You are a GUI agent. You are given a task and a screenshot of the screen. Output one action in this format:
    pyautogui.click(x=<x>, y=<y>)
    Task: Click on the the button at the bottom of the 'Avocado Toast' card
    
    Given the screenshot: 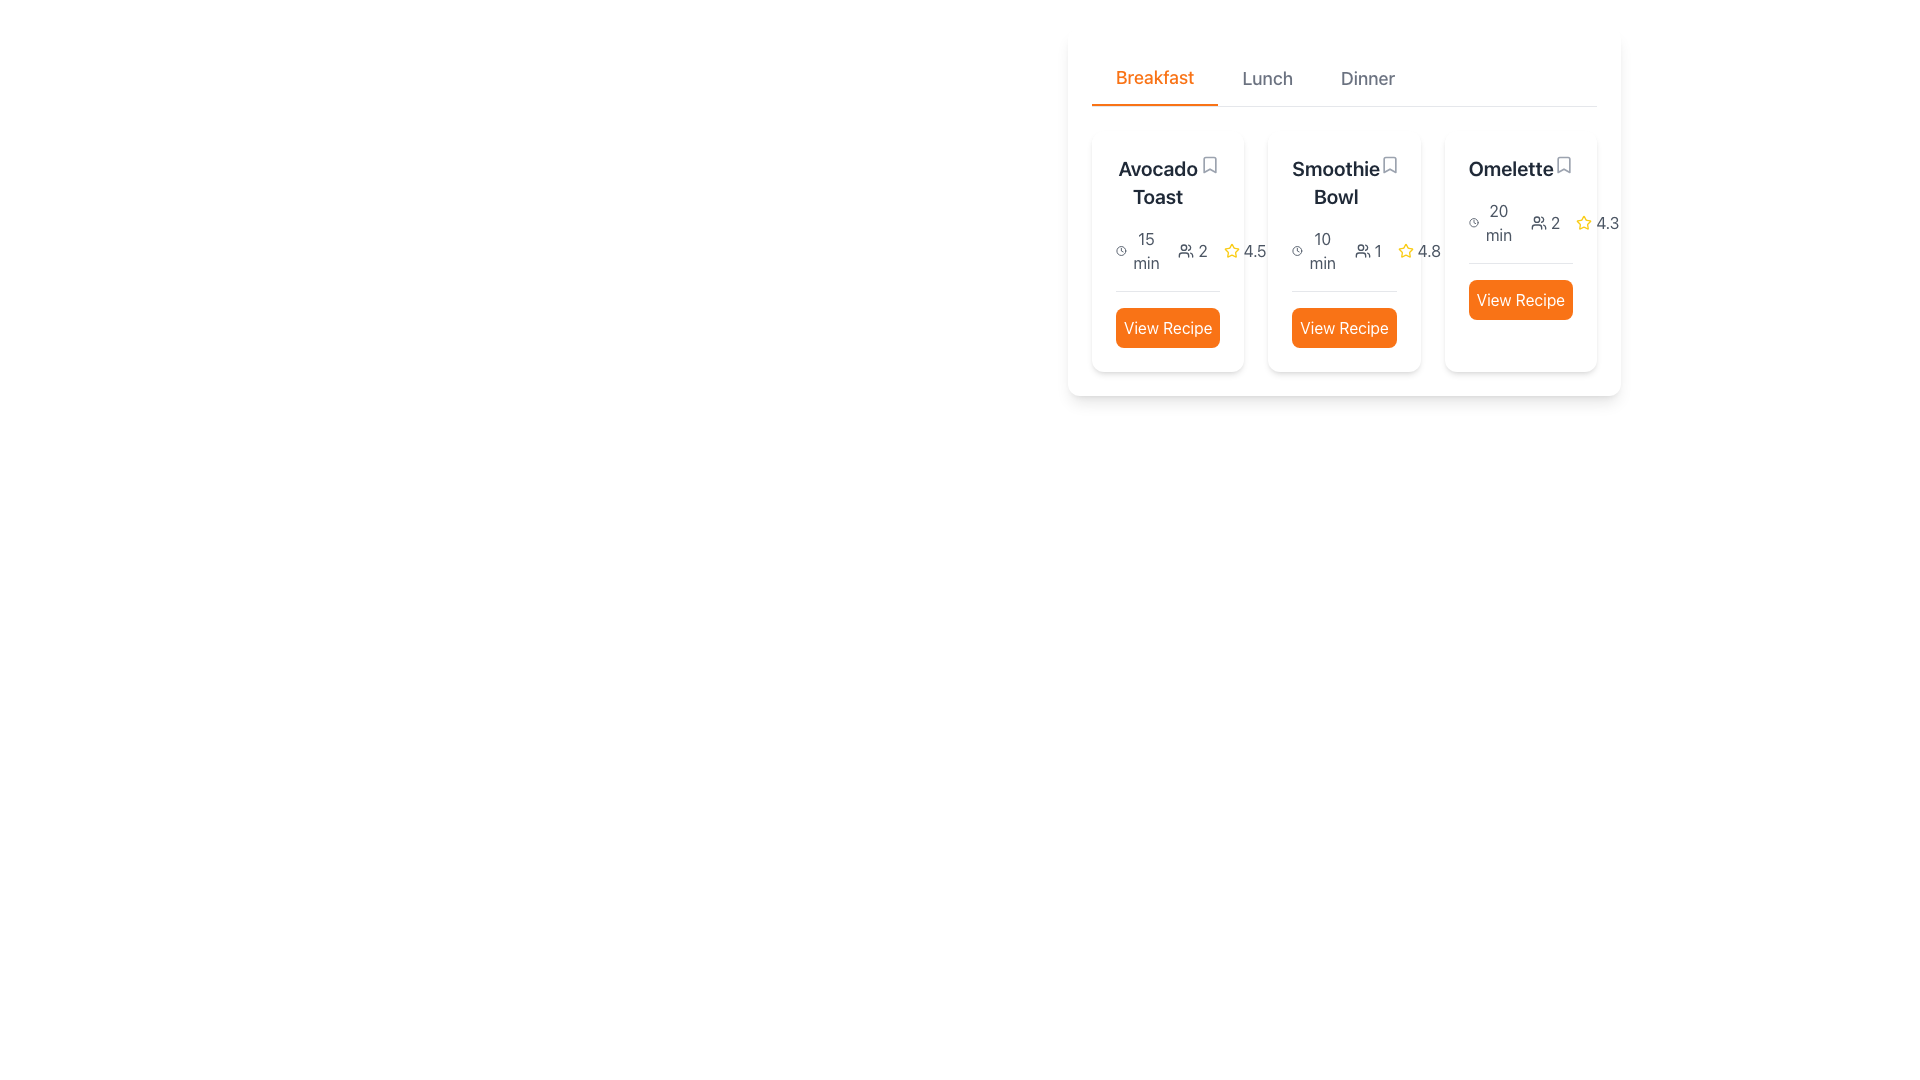 What is the action you would take?
    pyautogui.click(x=1168, y=318)
    